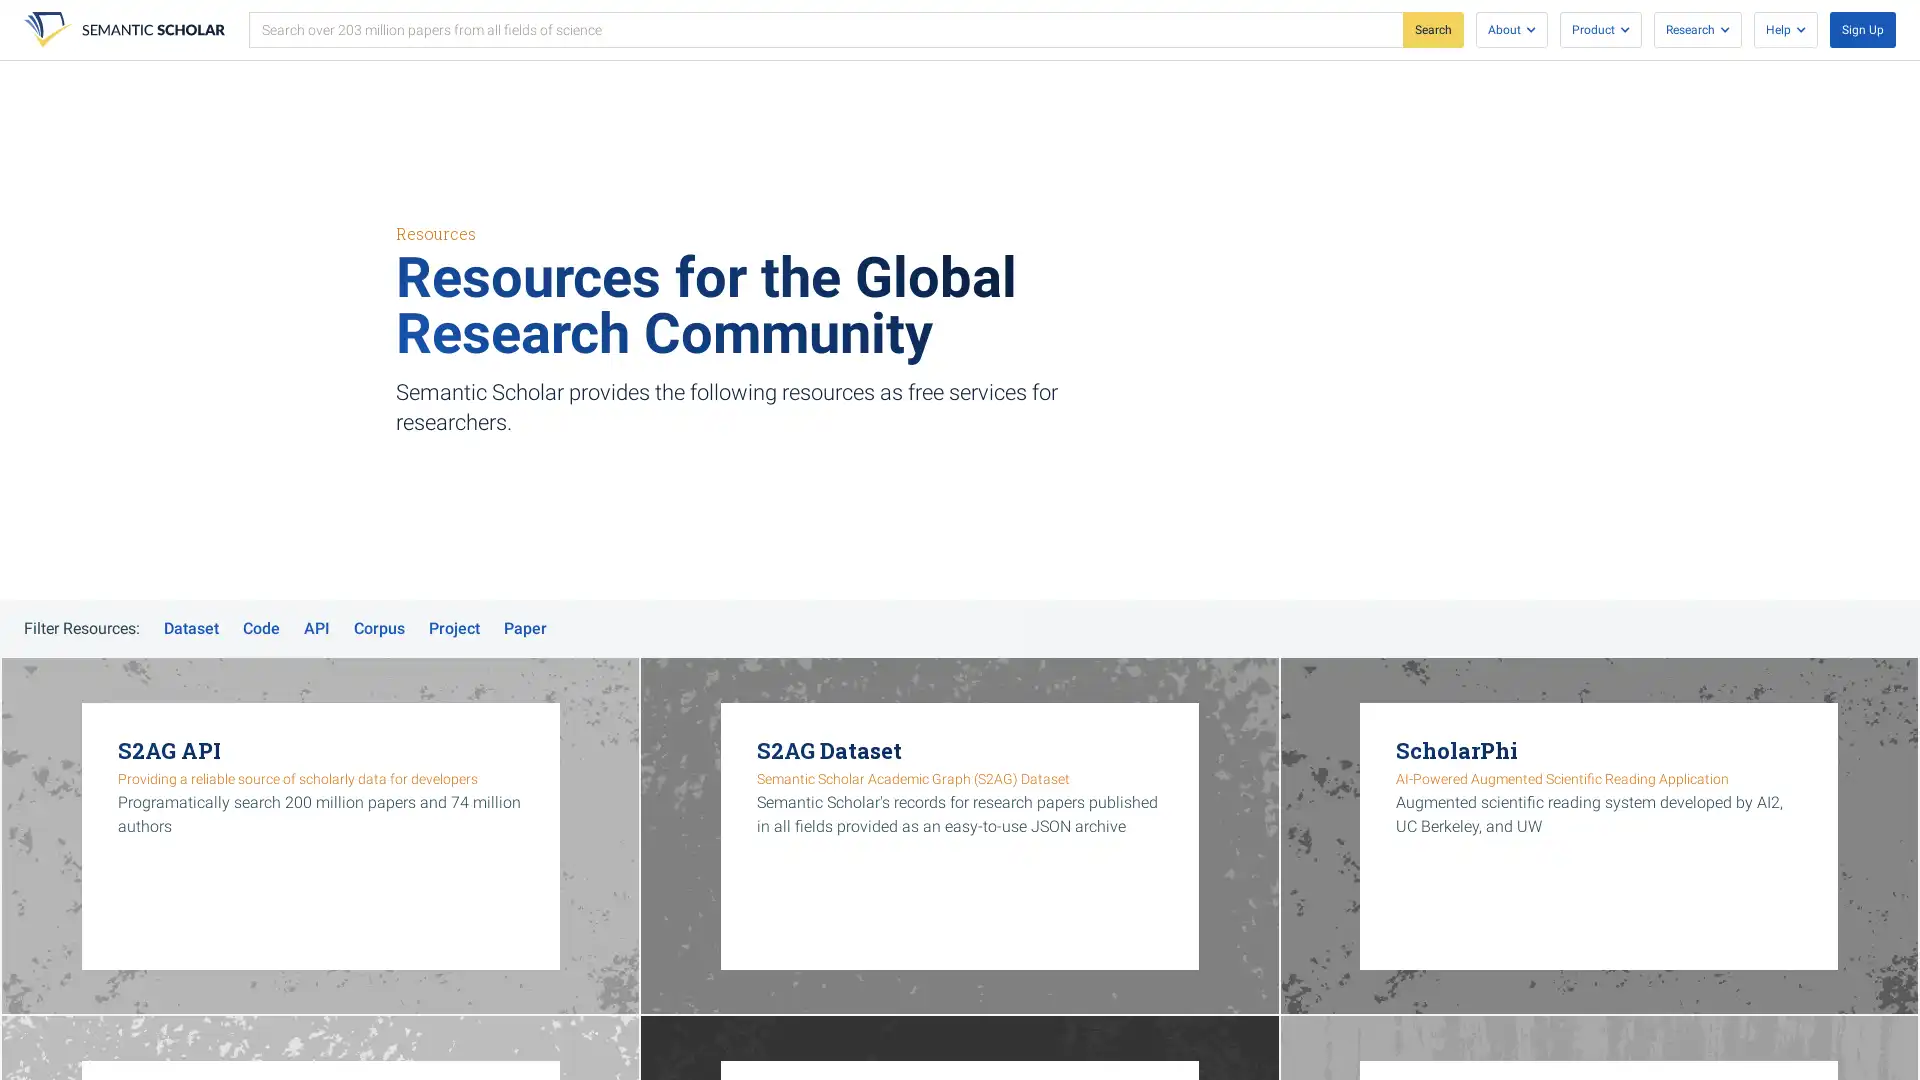  What do you see at coordinates (1432, 30) in the screenshot?
I see `Search` at bounding box center [1432, 30].